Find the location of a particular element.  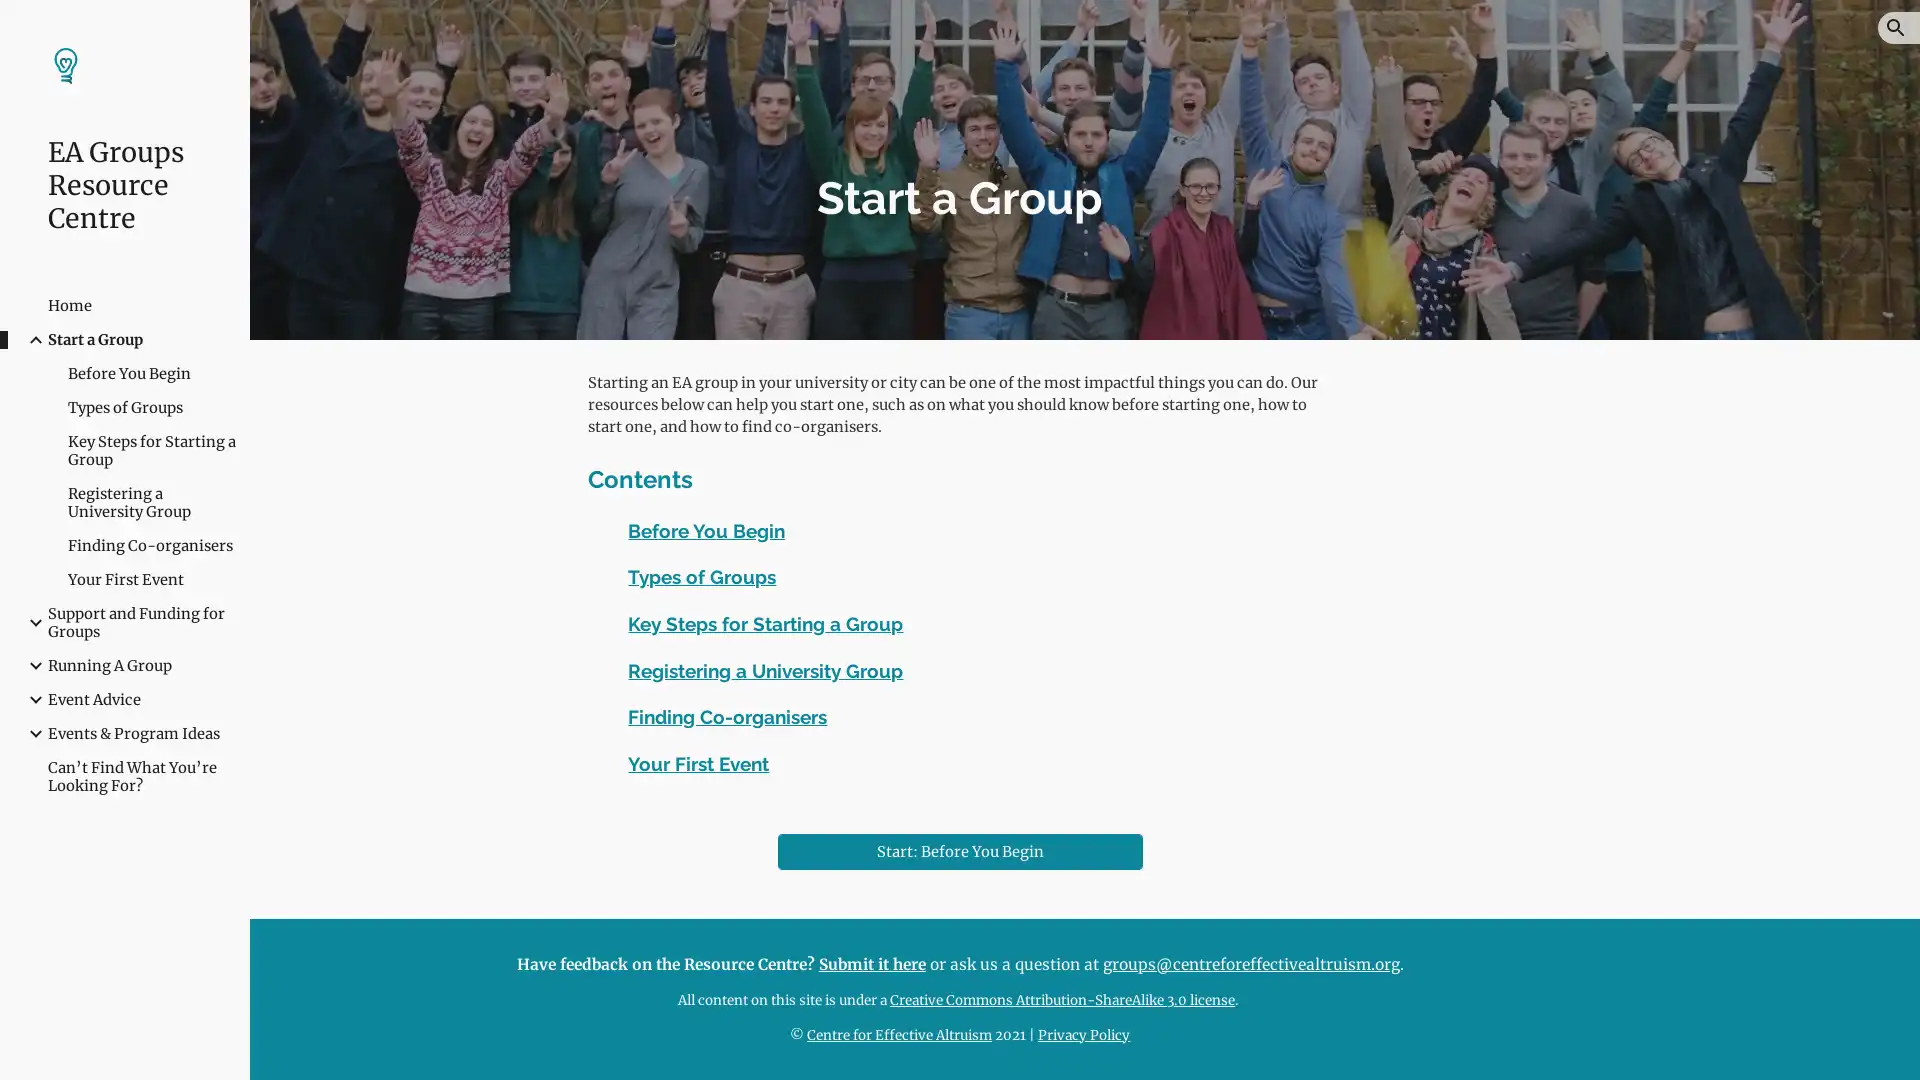

Copy heading link is located at coordinates (1050, 670).